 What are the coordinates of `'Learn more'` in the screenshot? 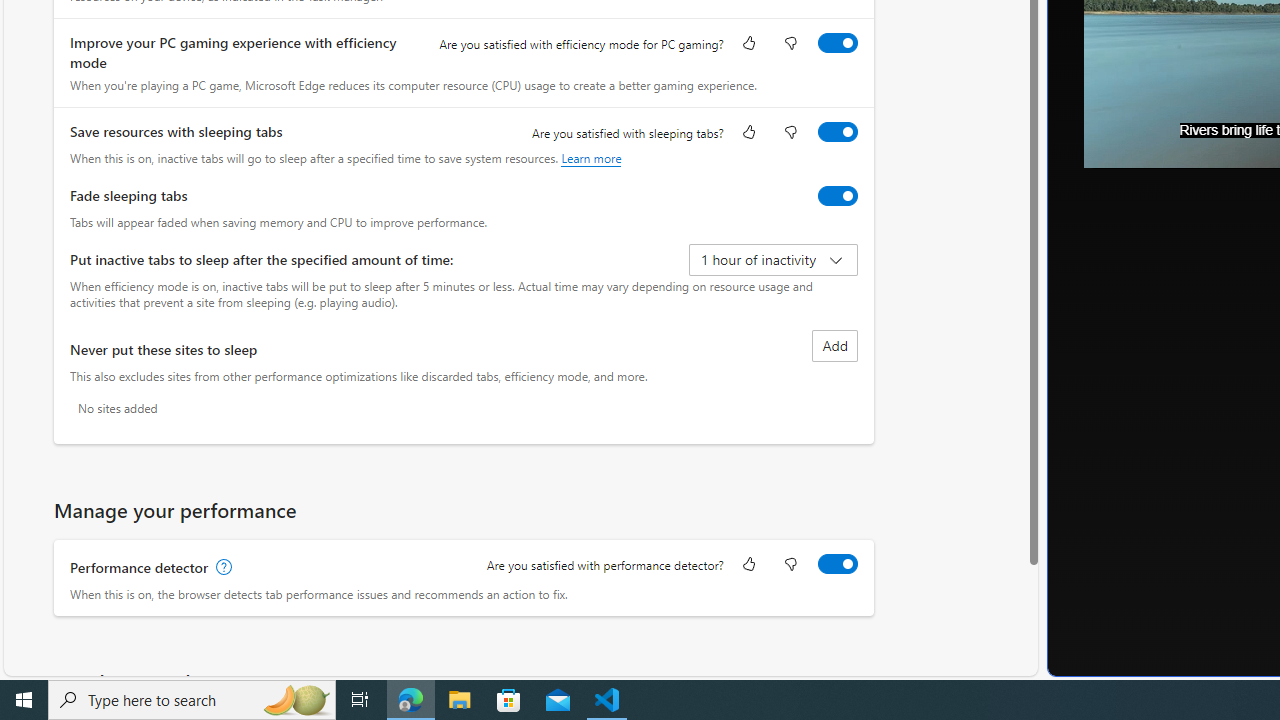 It's located at (590, 157).